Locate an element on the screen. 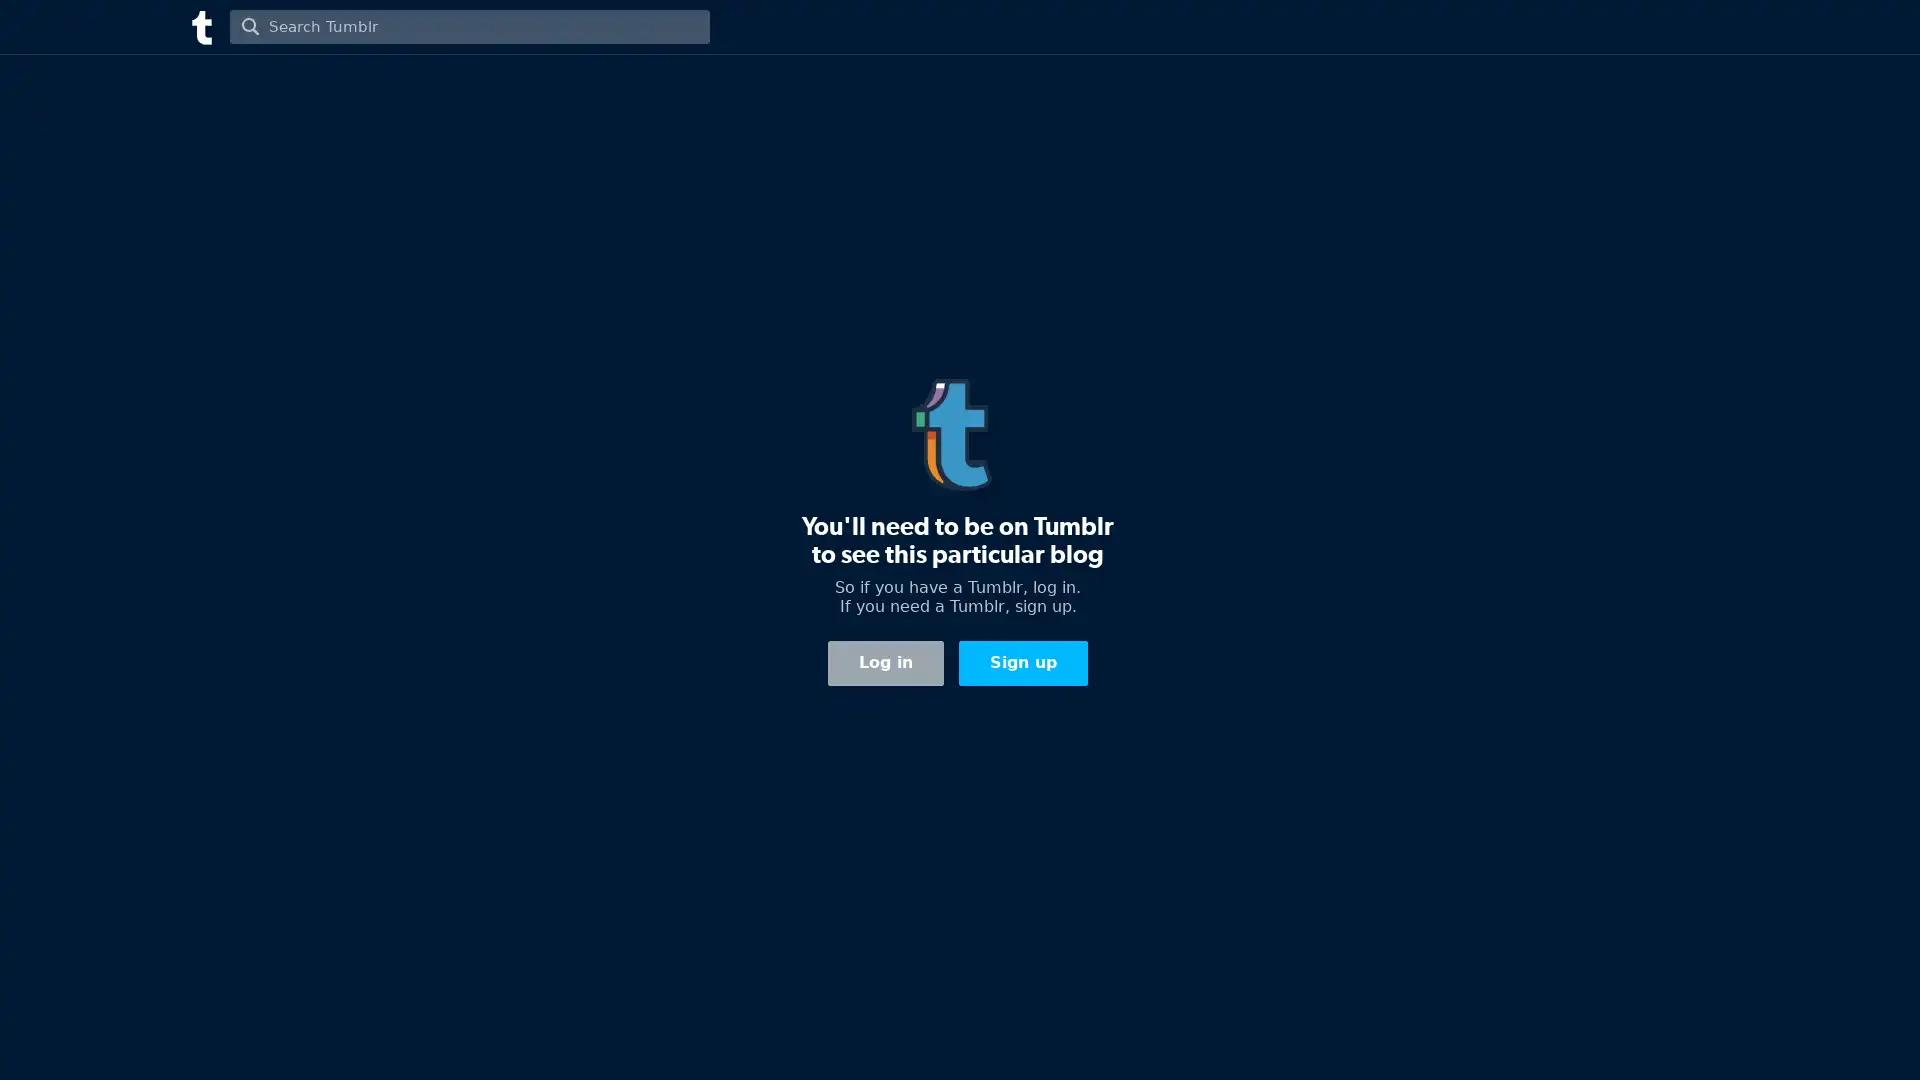  Sign up is located at coordinates (1023, 663).